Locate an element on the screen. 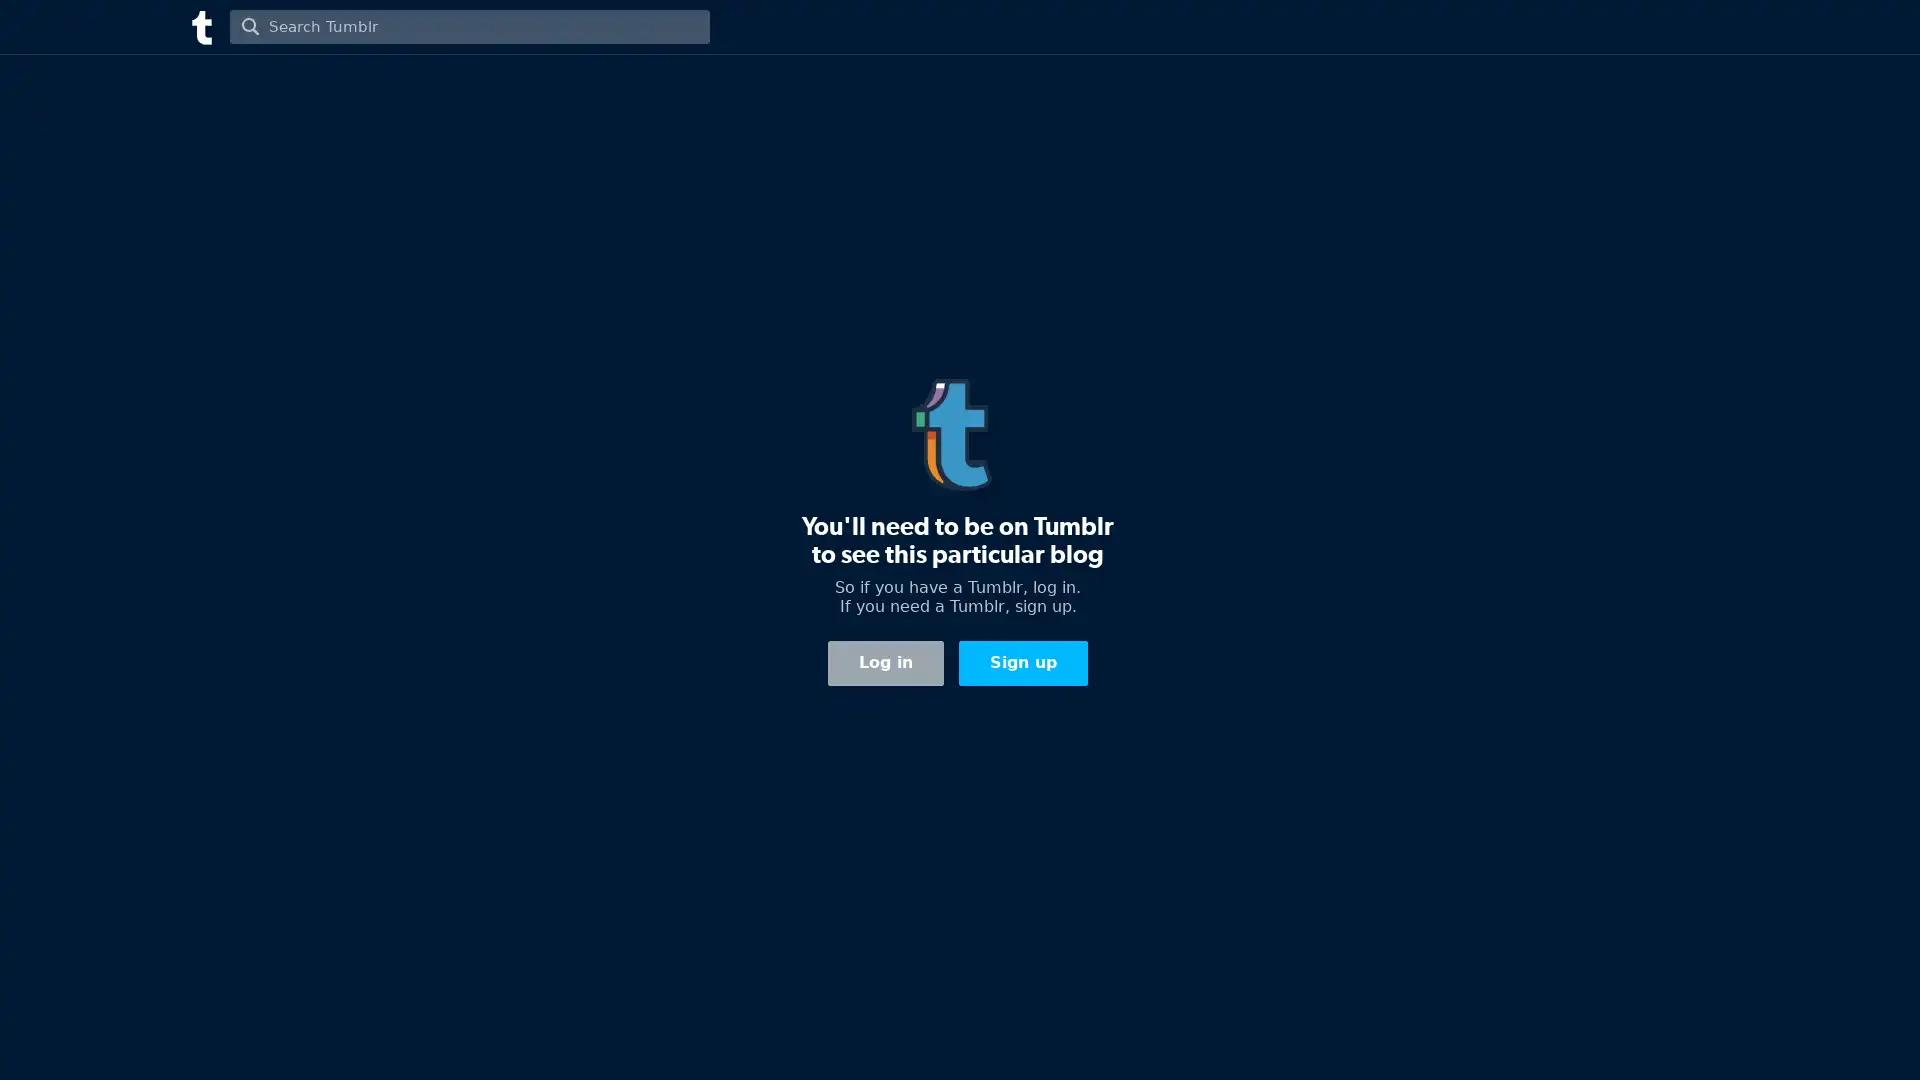  Sign up is located at coordinates (1023, 663).